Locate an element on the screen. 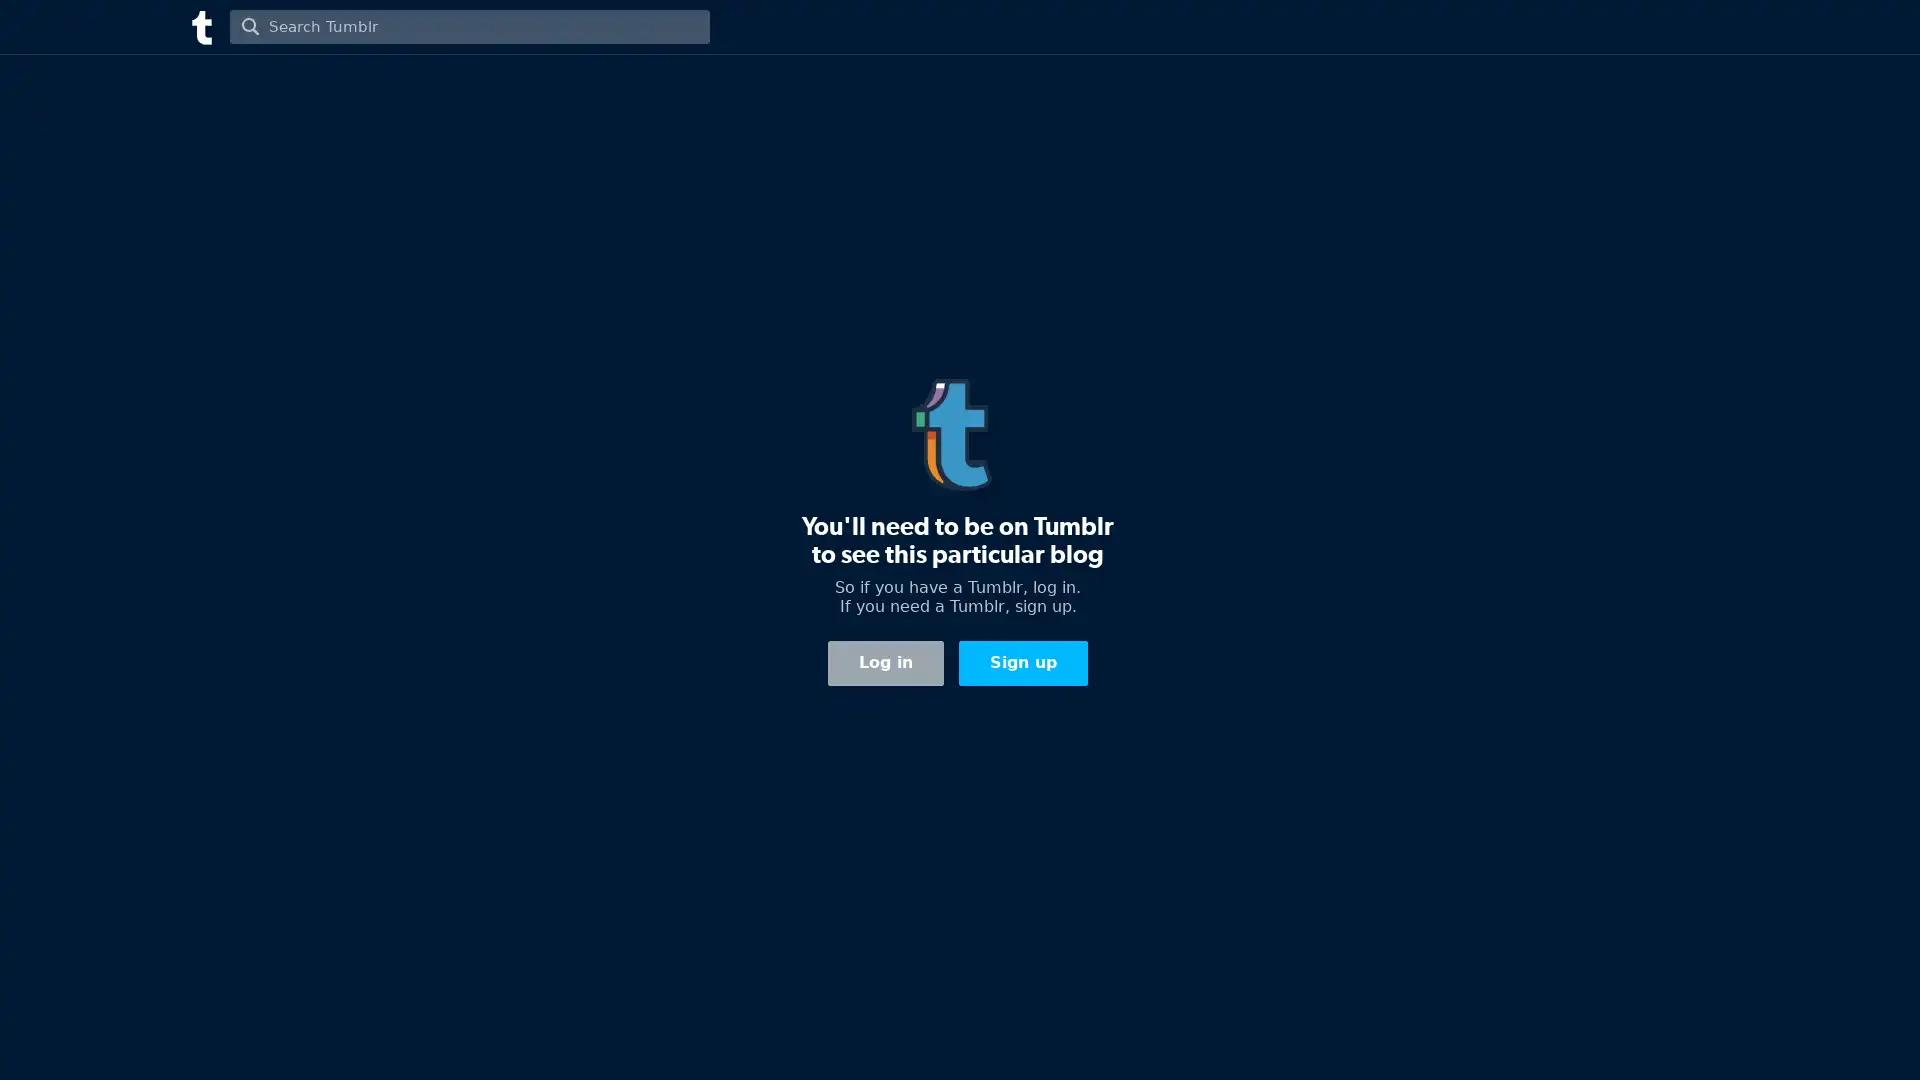  Sign up is located at coordinates (1023, 663).